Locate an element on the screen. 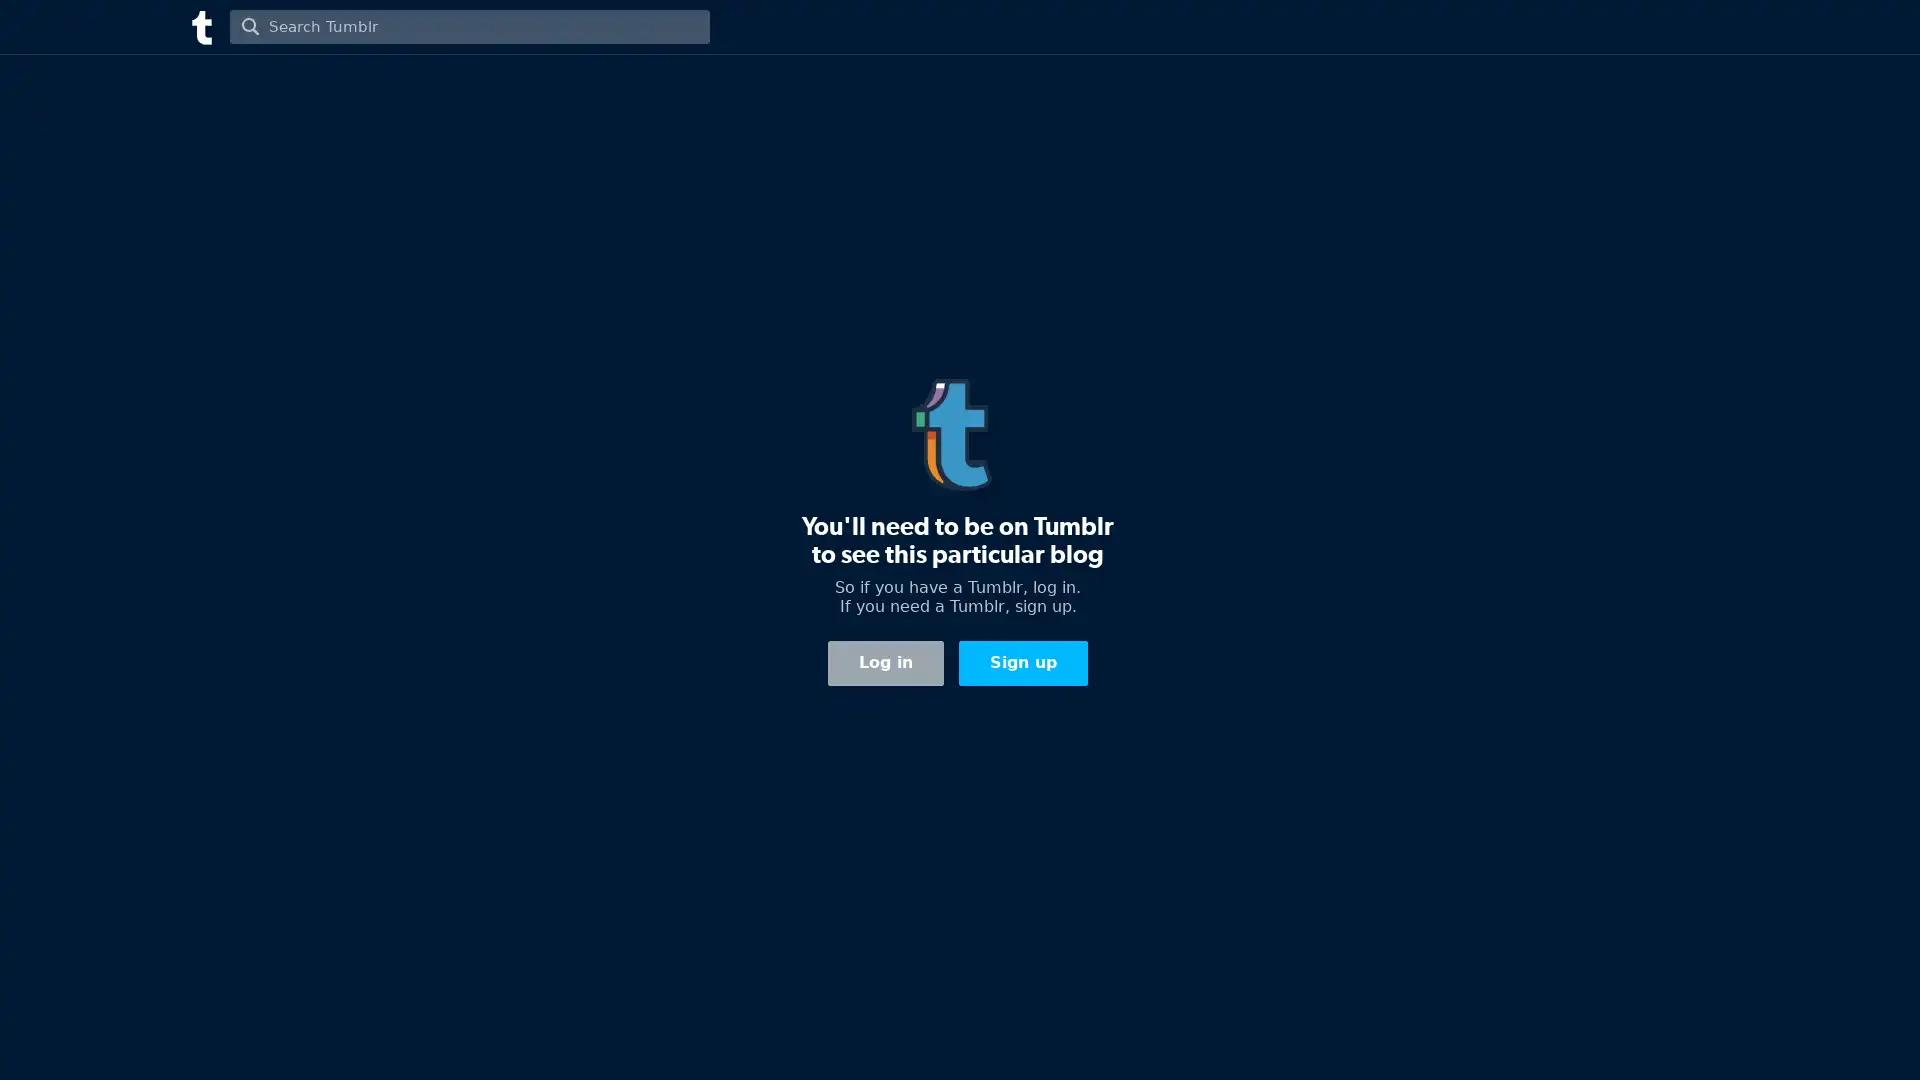  Sign up is located at coordinates (1023, 663).